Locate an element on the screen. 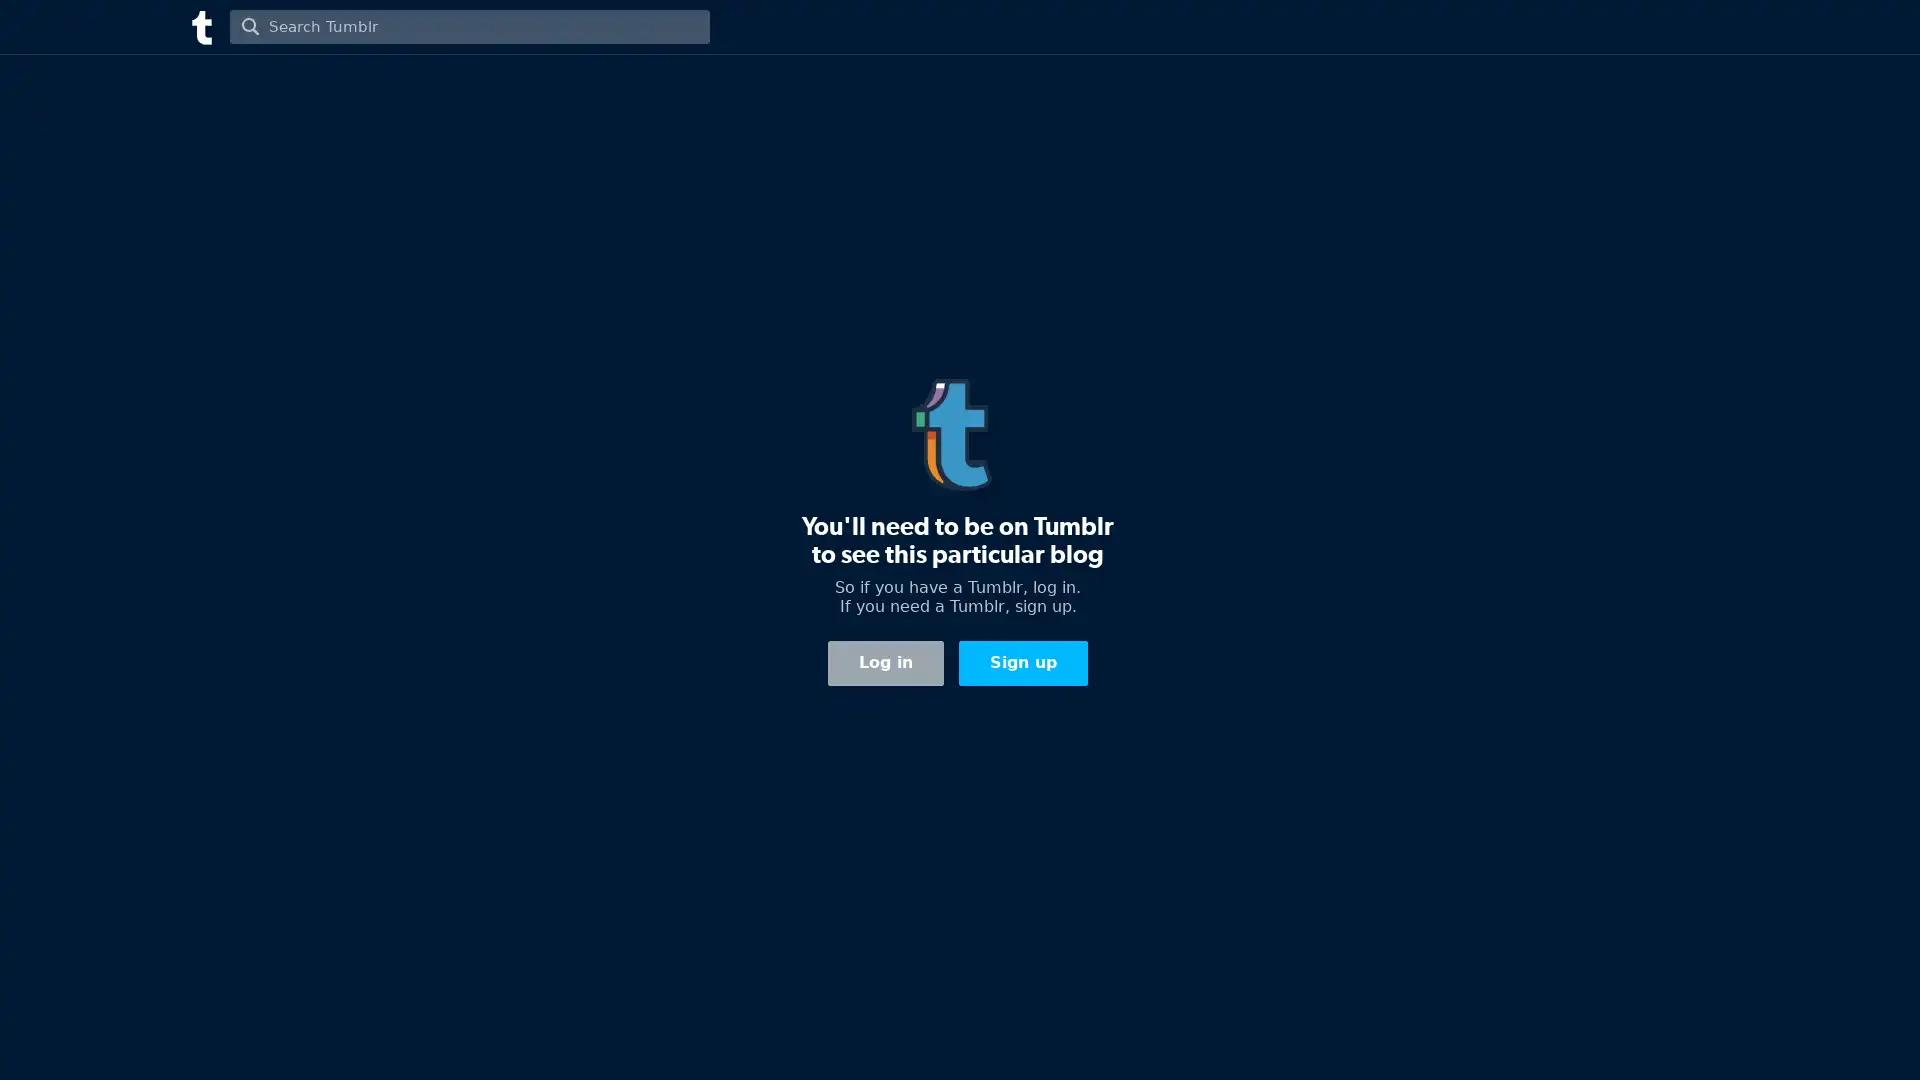  Sign up is located at coordinates (1023, 663).